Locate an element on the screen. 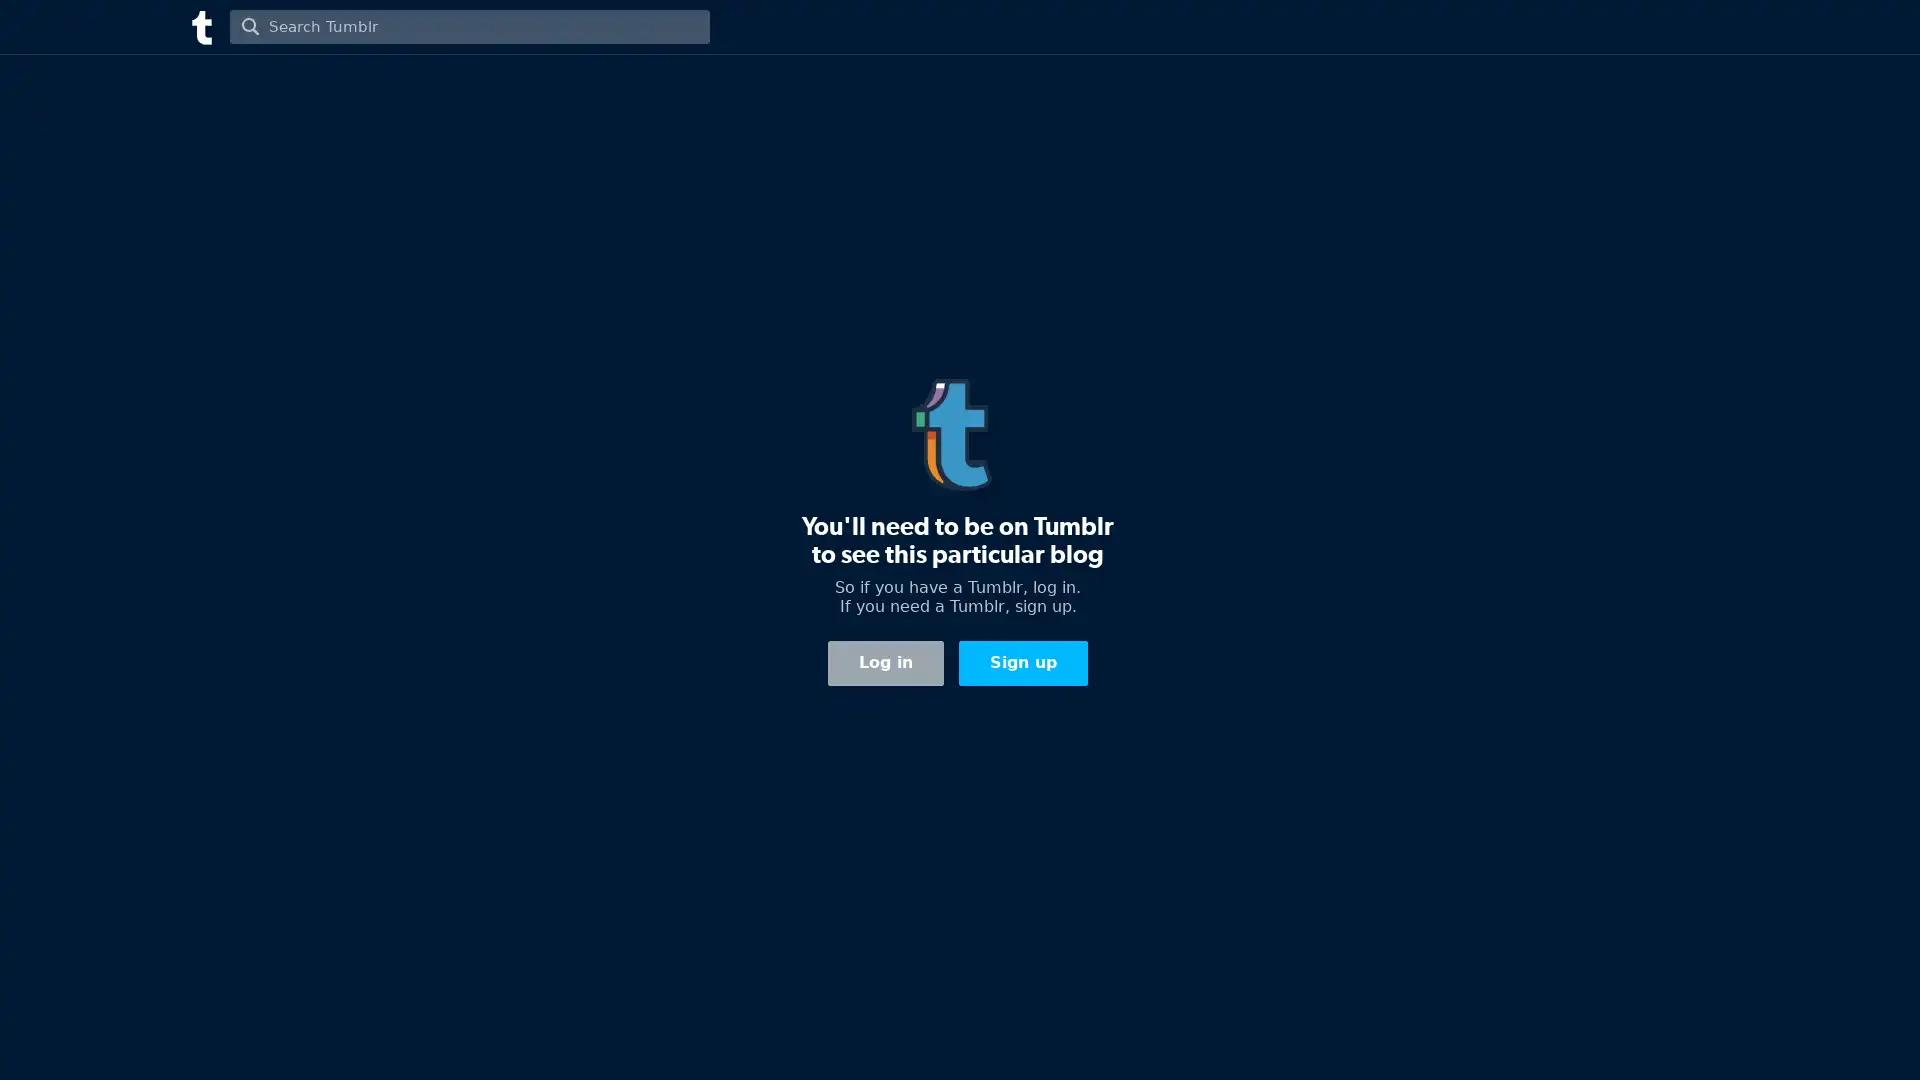  Sign up is located at coordinates (1023, 663).